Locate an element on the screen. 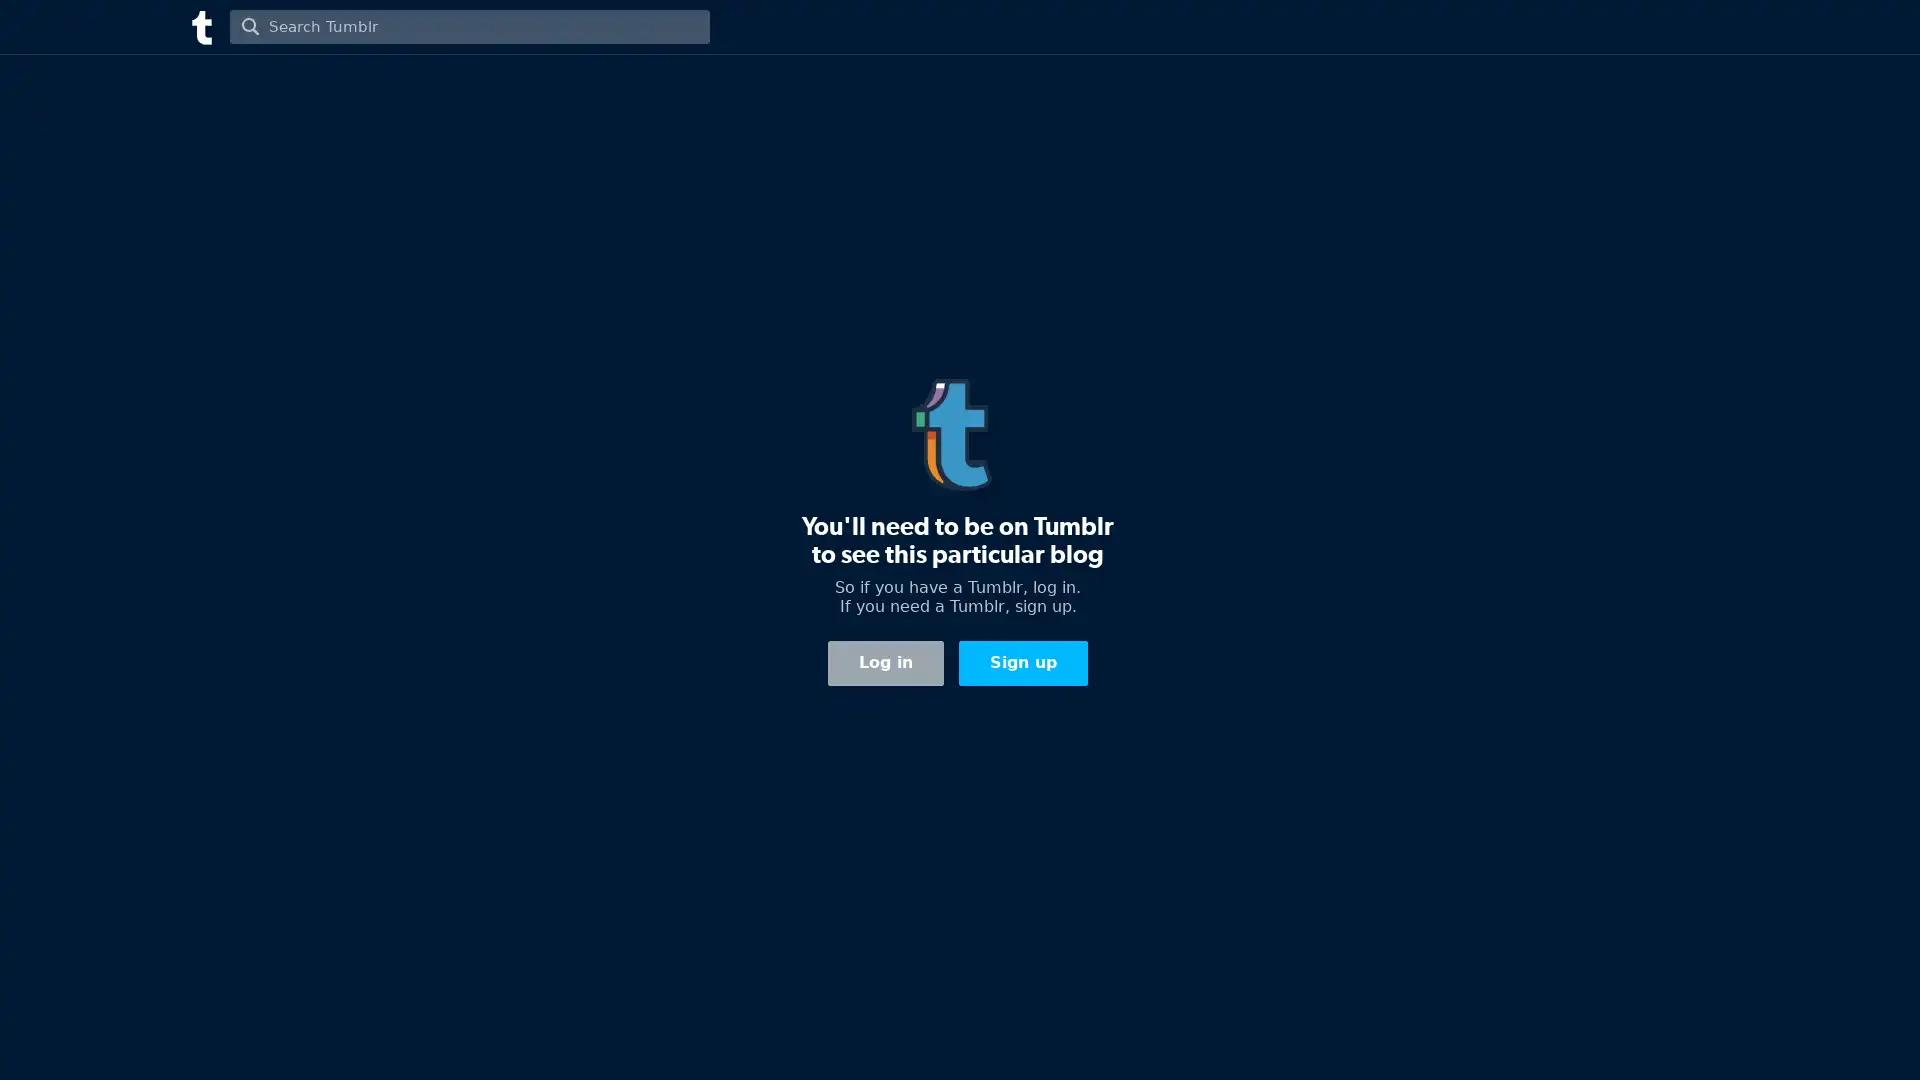  Sign up is located at coordinates (1023, 663).